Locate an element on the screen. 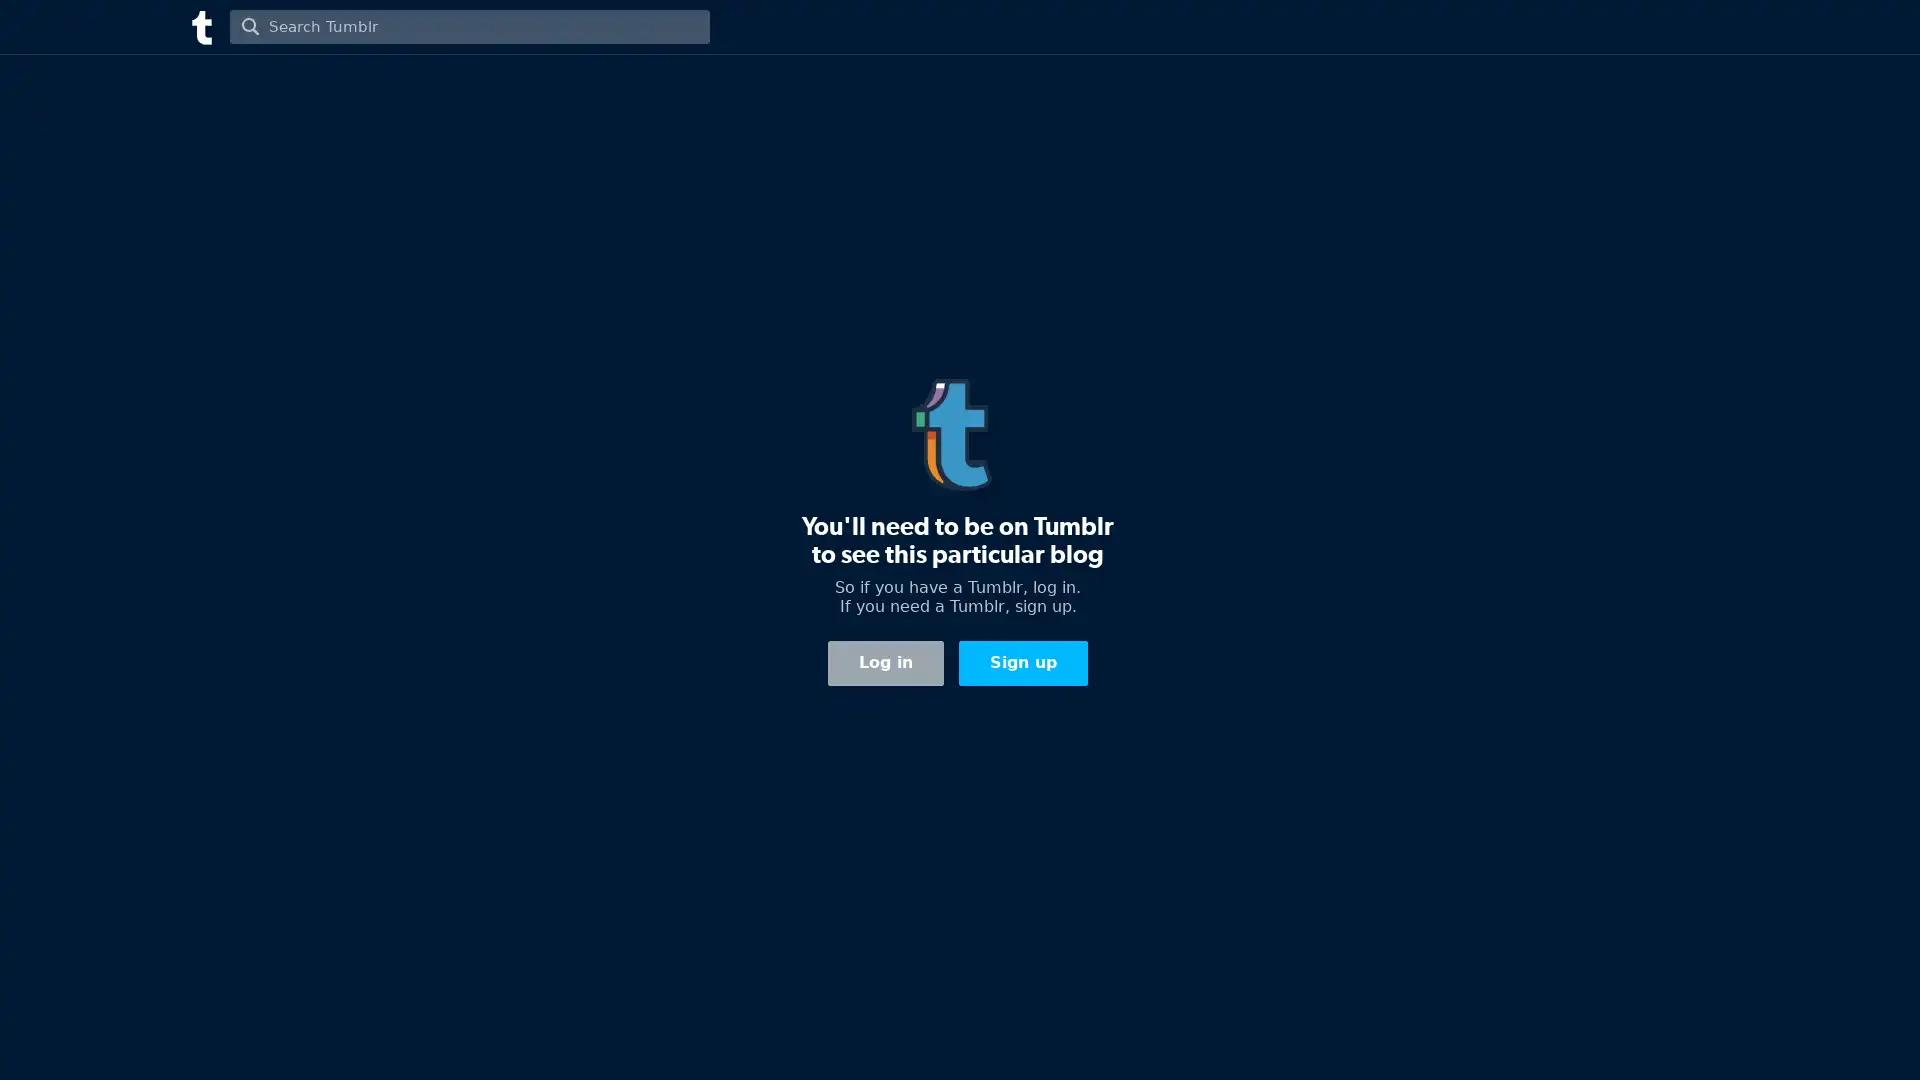  Sign up is located at coordinates (1023, 663).